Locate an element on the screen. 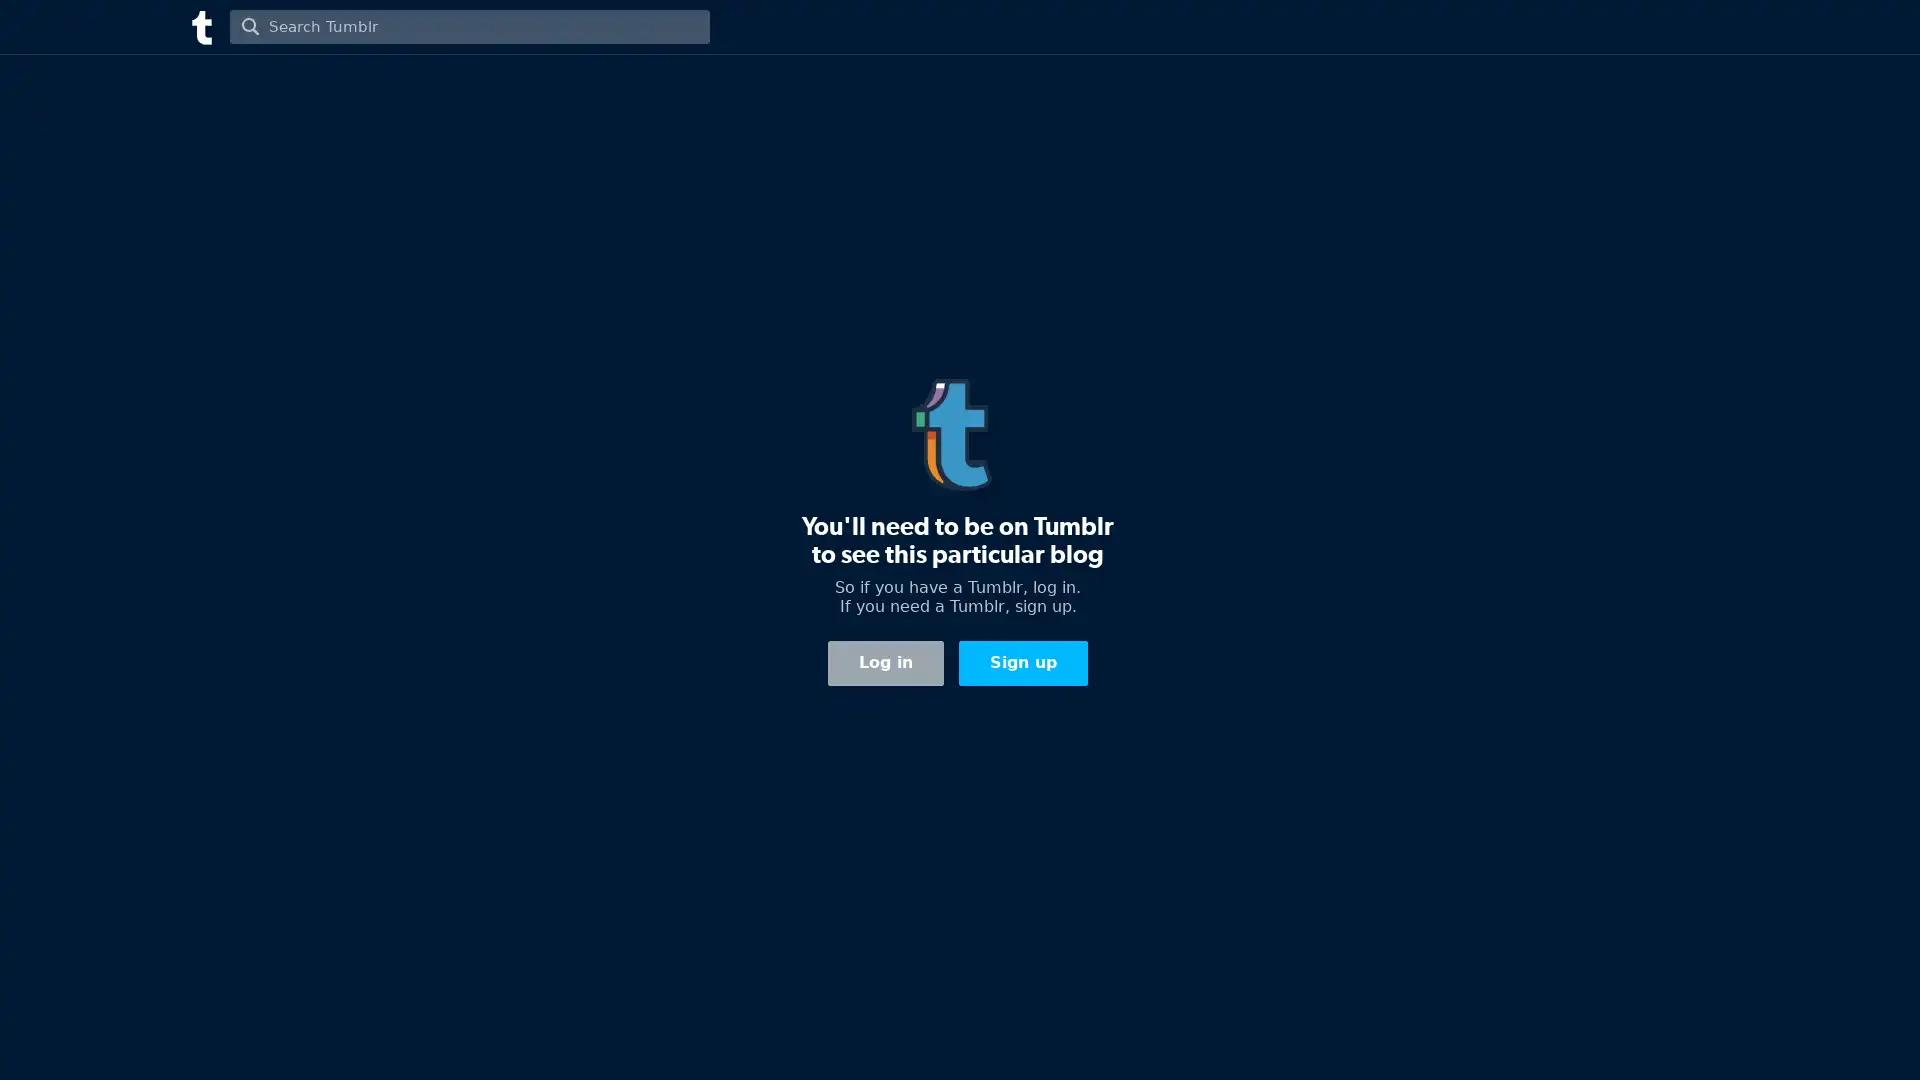  Sign up is located at coordinates (1023, 663).